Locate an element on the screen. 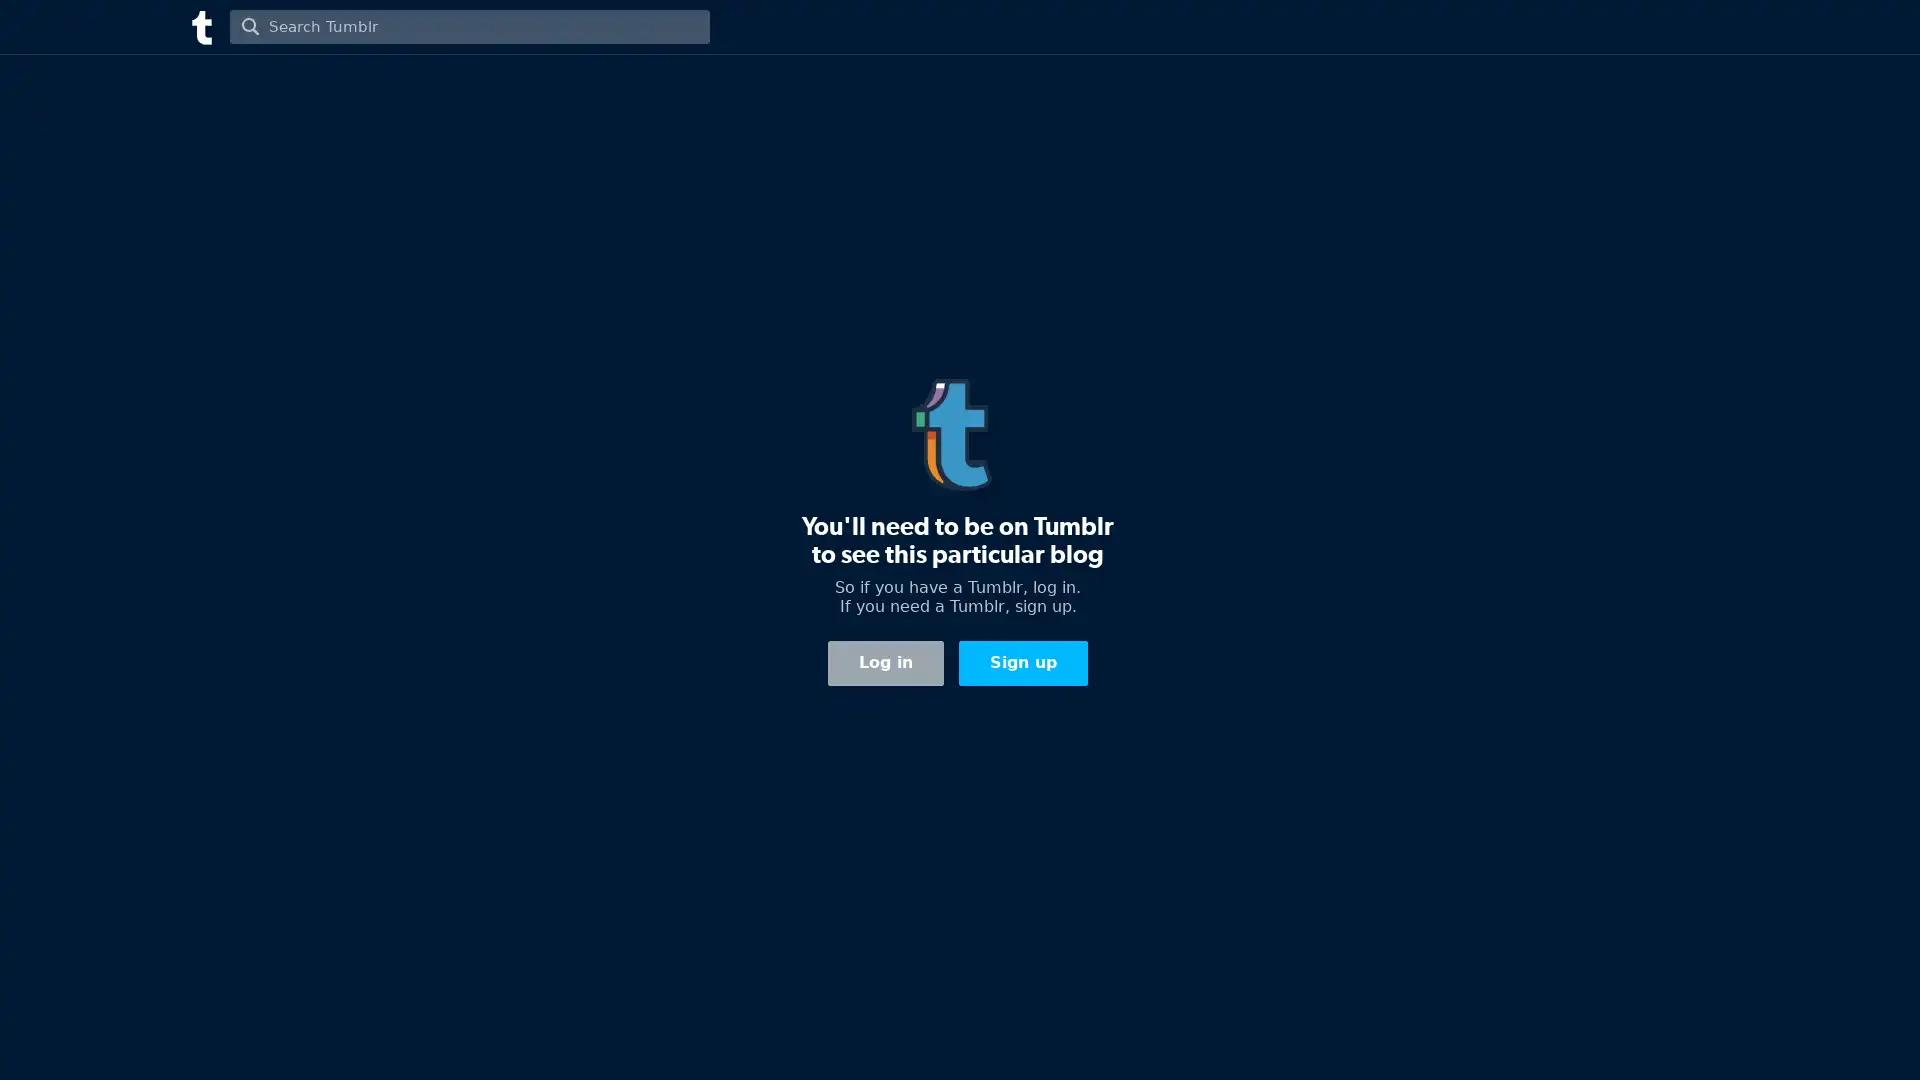  Sign up is located at coordinates (1023, 663).